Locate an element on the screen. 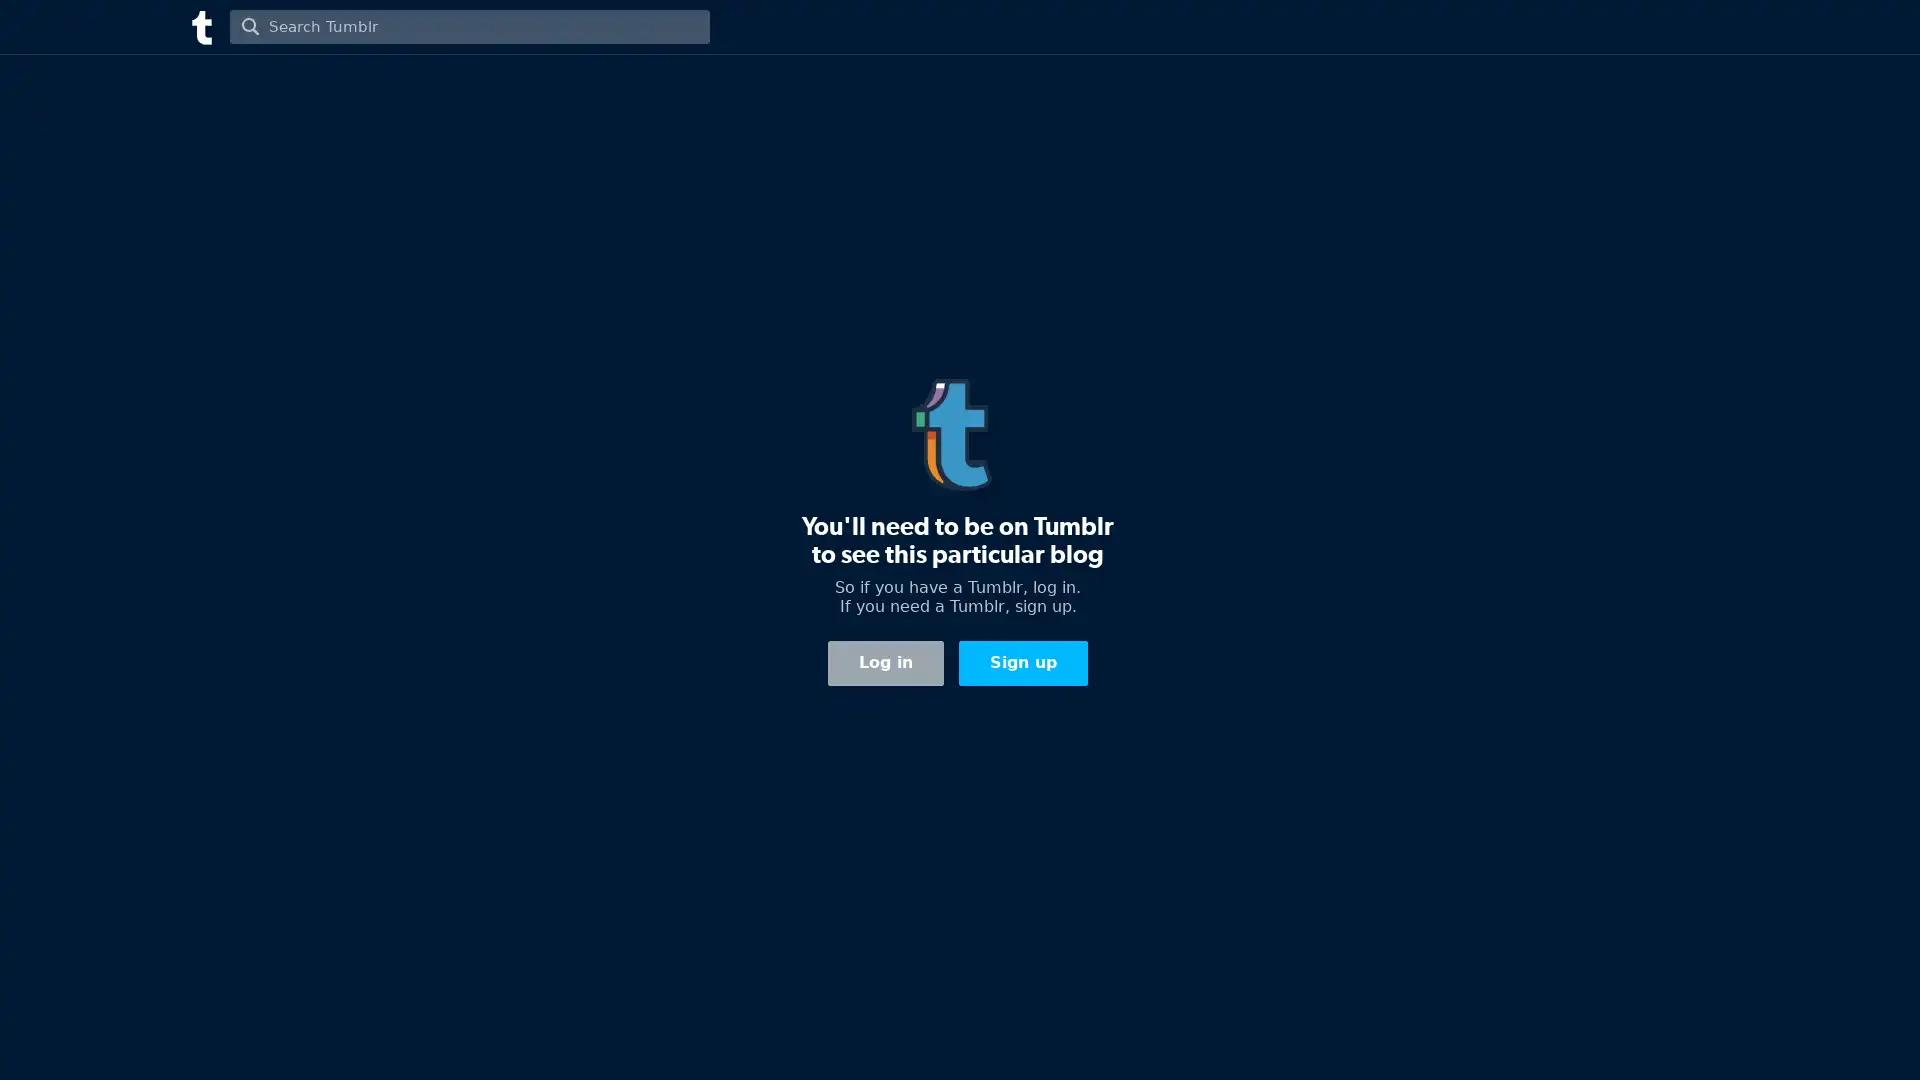  Sign up is located at coordinates (1023, 663).